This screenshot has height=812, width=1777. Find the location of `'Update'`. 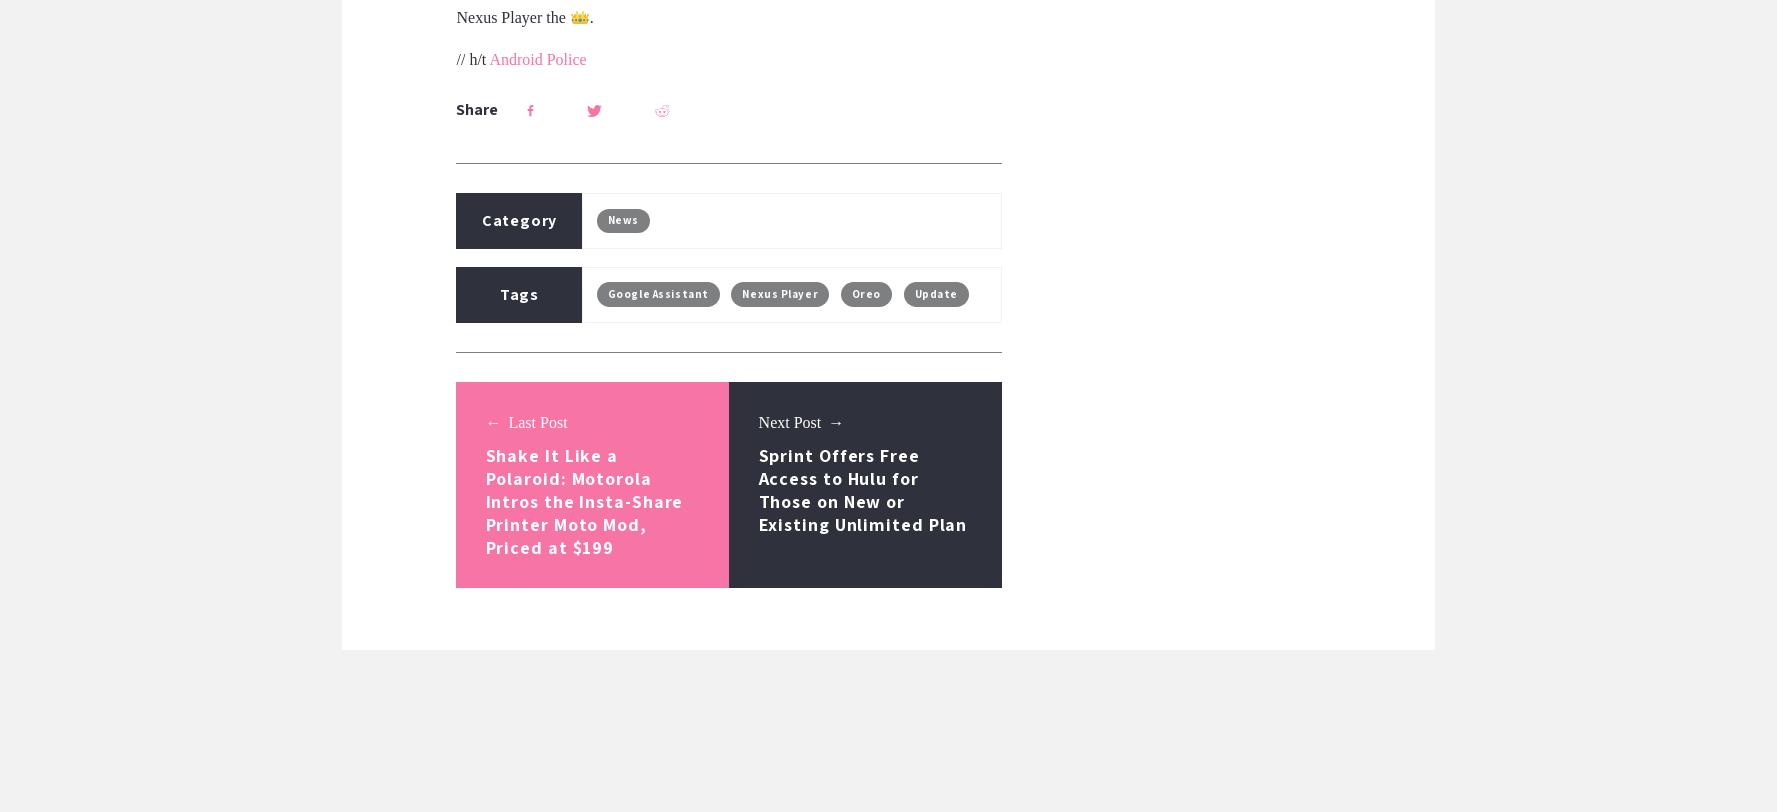

'Update' is located at coordinates (935, 294).